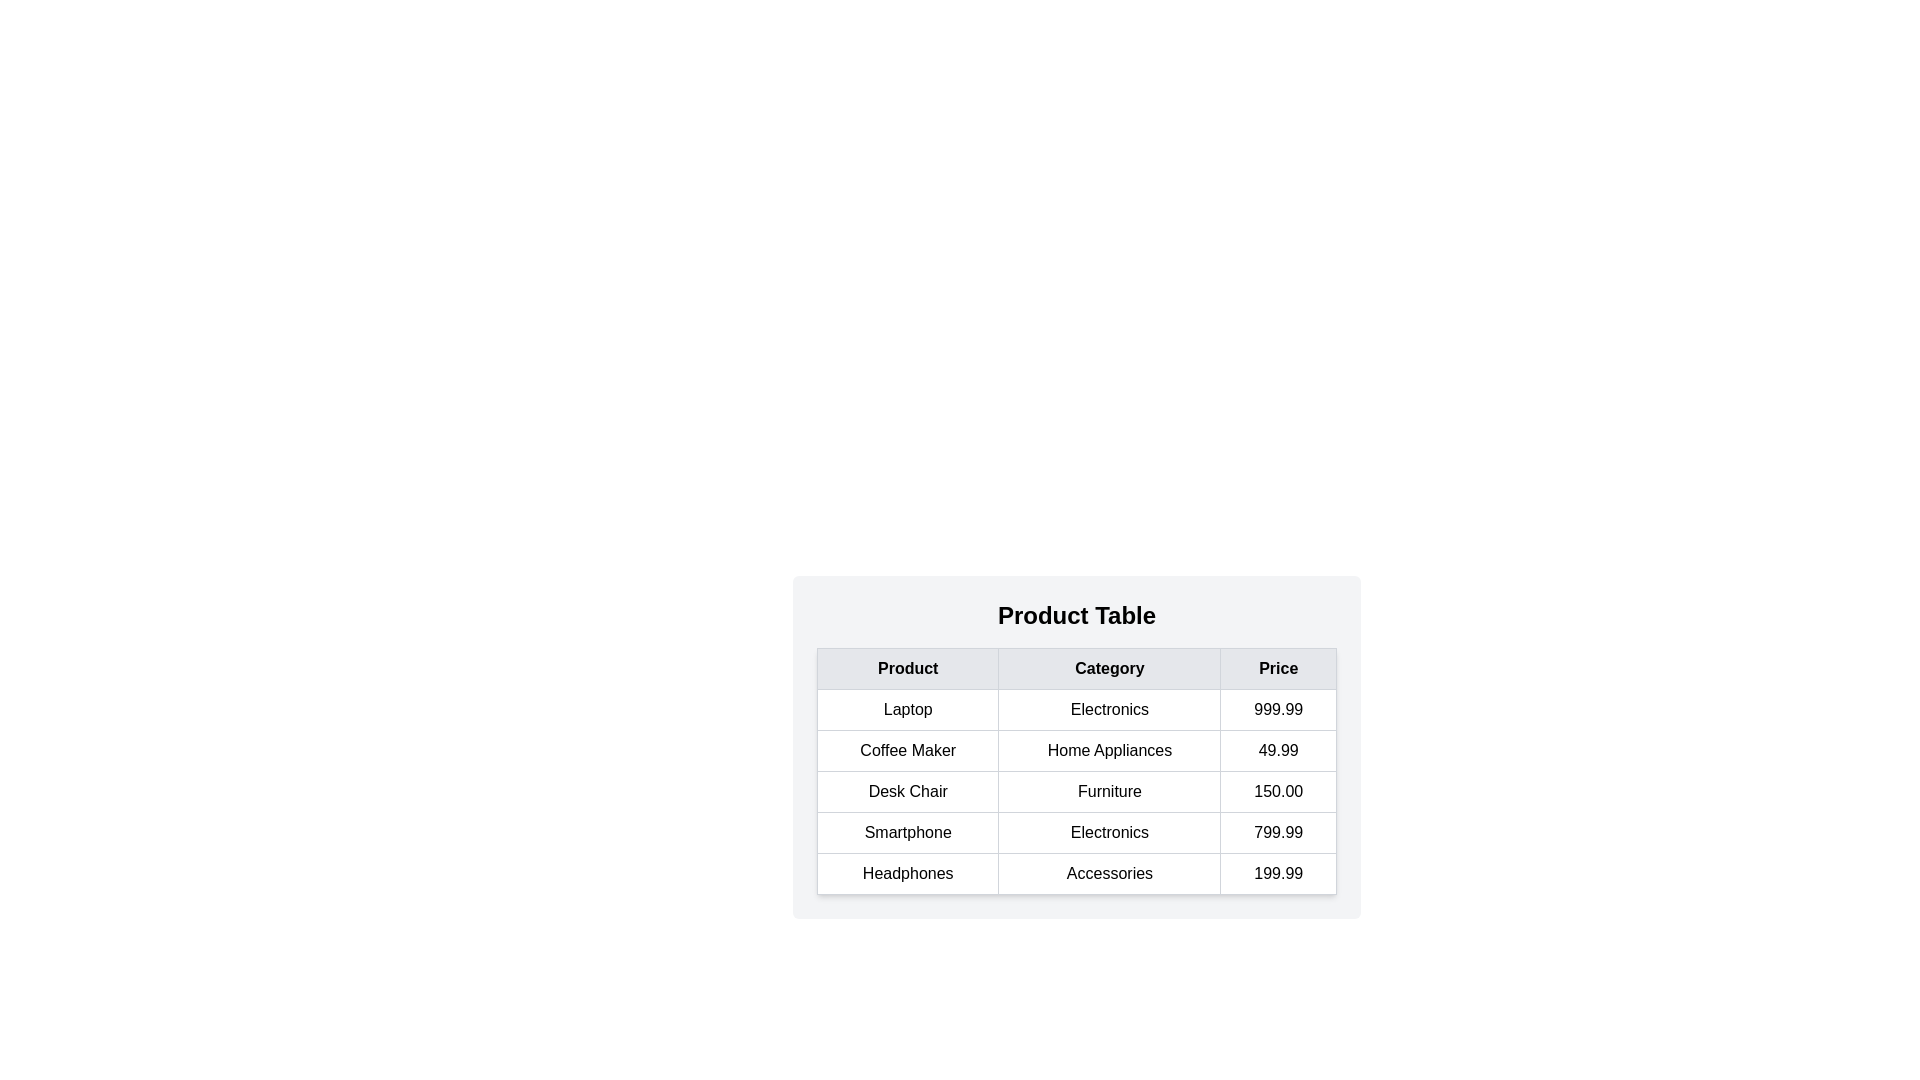 The height and width of the screenshot is (1080, 1920). Describe the element at coordinates (907, 668) in the screenshot. I see `the leftmost column header of the table that indicates product-related data` at that location.